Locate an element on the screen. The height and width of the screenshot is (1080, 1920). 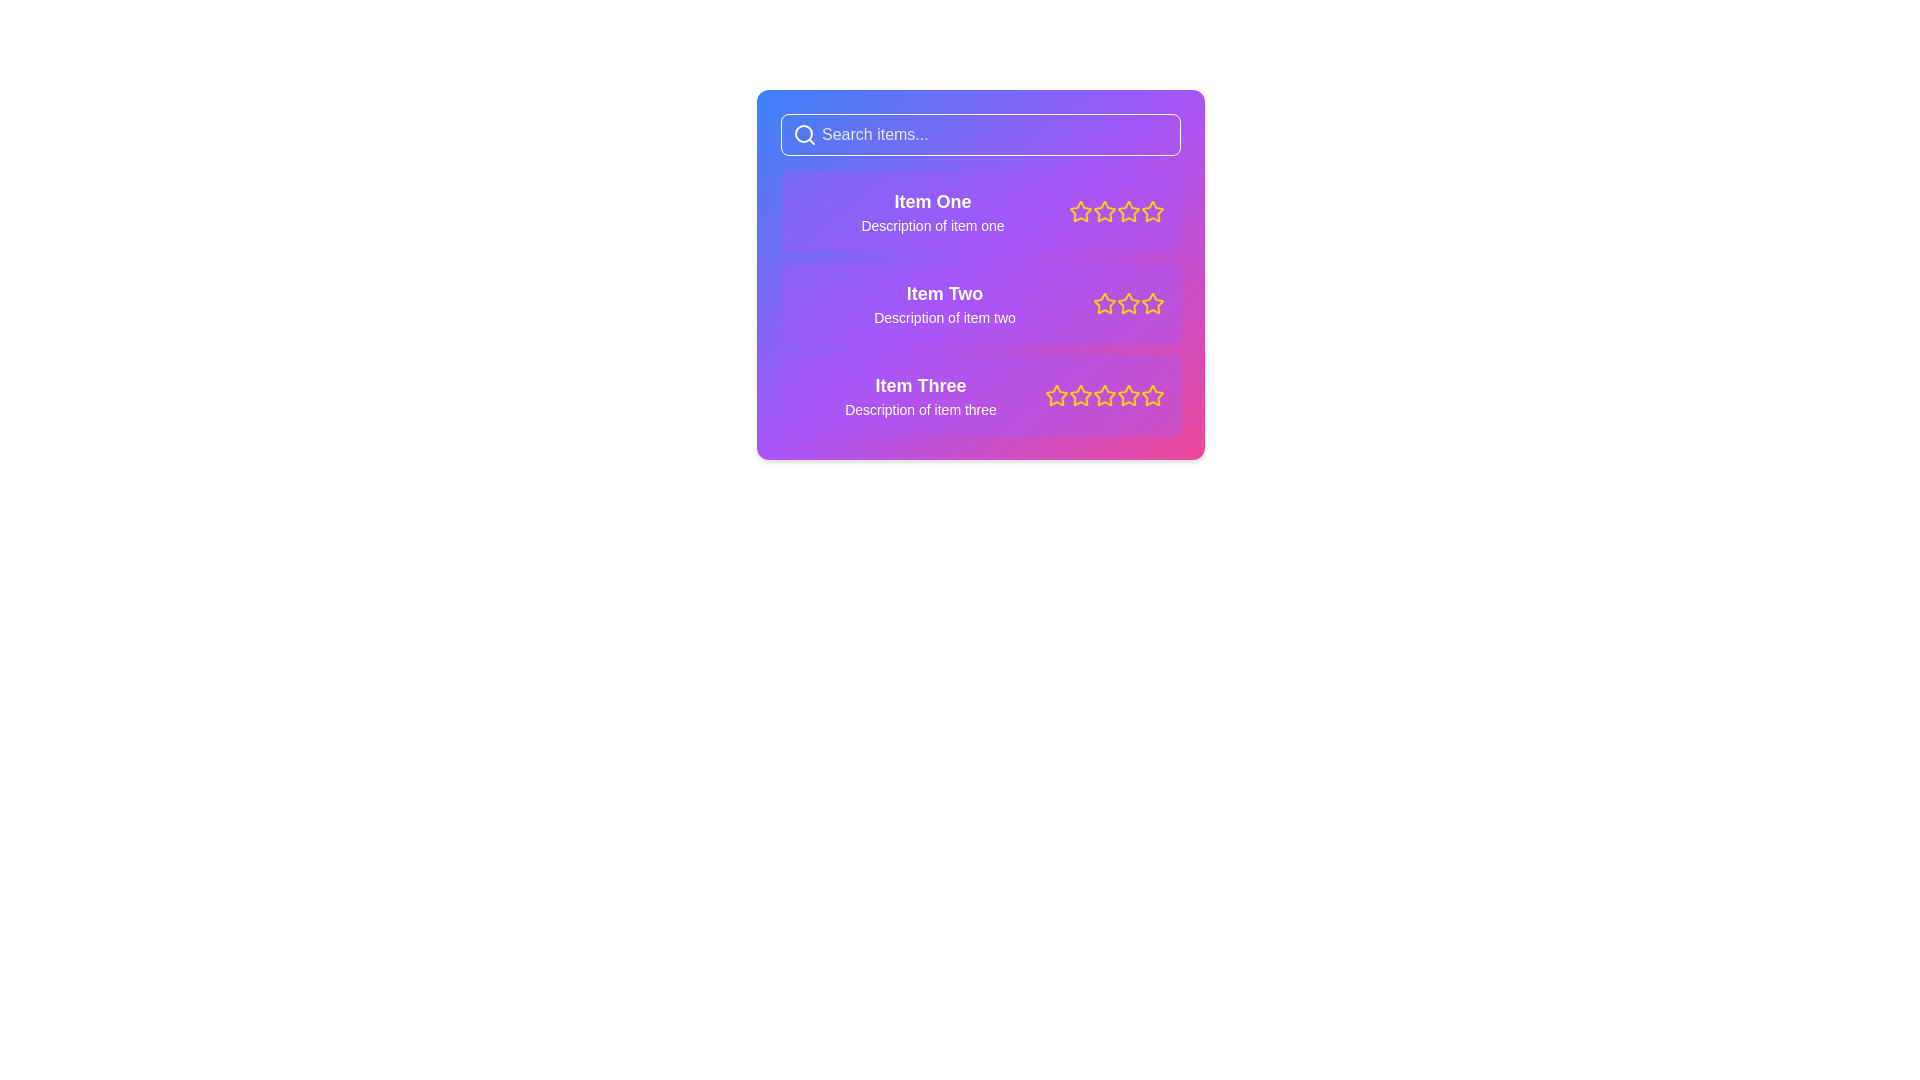
the first list item with a purple background containing the text 'Item One' and five yellow star icons for rating is located at coordinates (980, 212).